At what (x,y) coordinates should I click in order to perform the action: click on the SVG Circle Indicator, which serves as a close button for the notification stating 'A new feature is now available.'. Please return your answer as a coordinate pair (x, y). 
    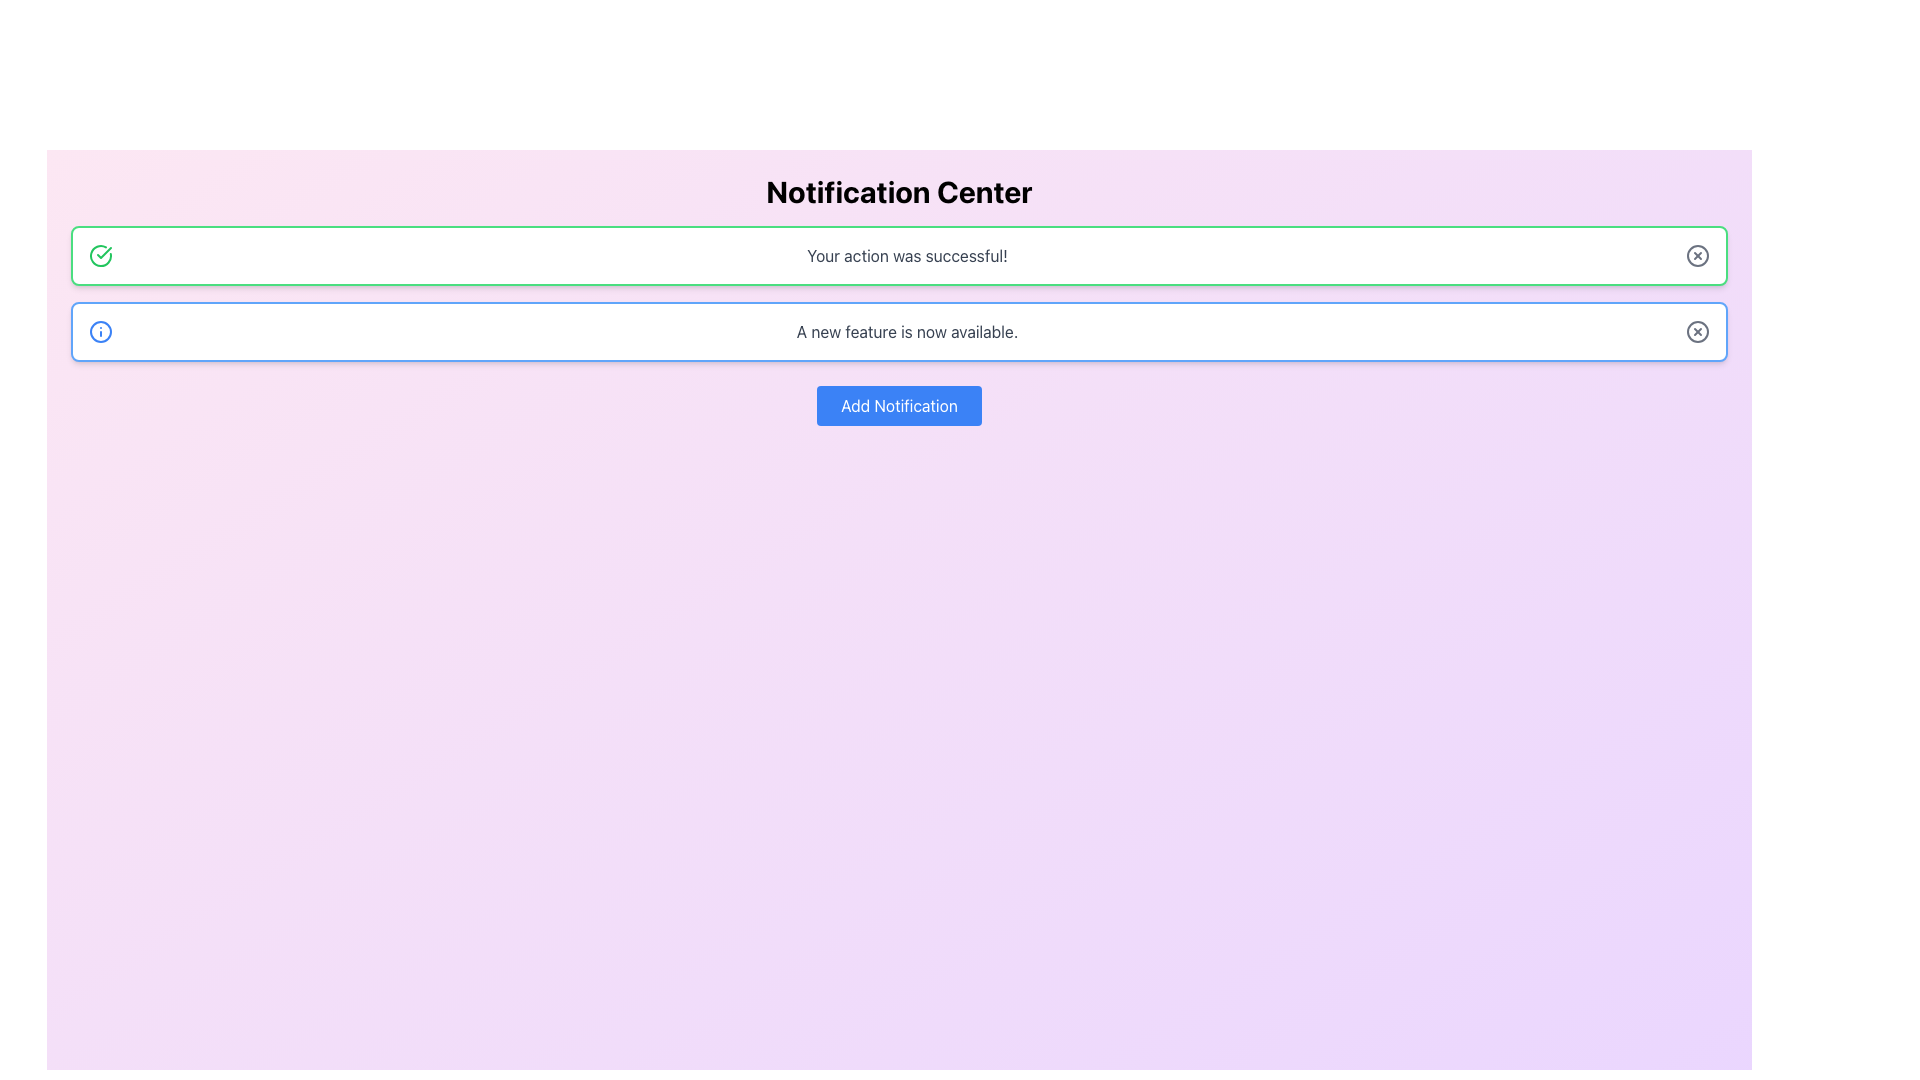
    Looking at the image, I should click on (1697, 330).